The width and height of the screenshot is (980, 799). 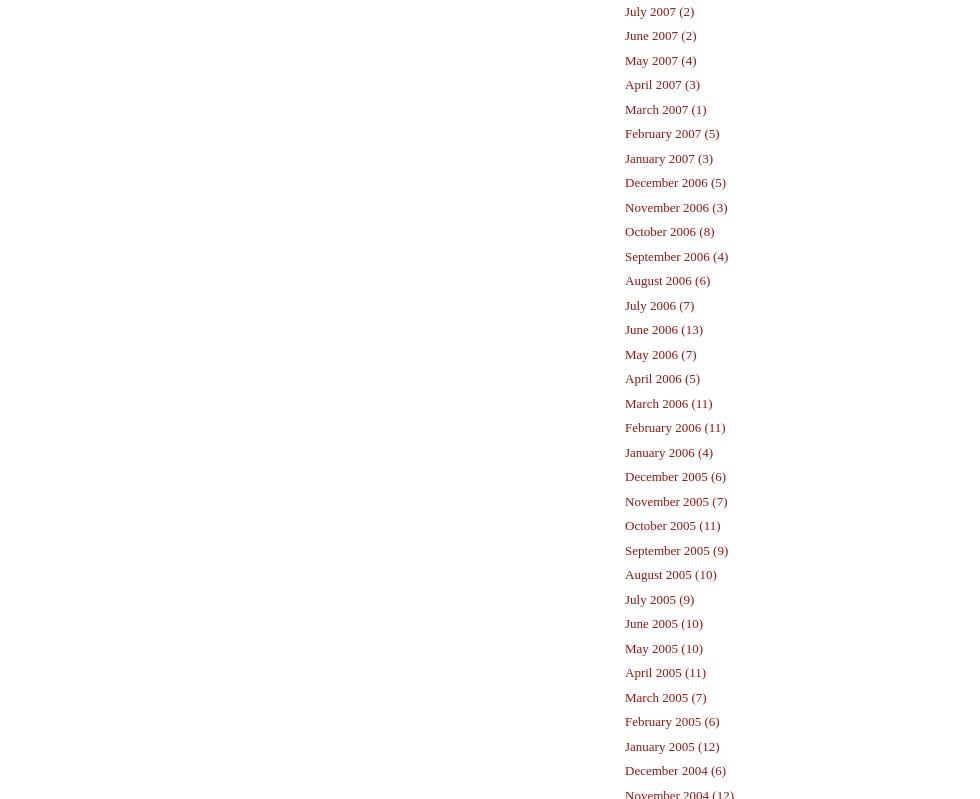 What do you see at coordinates (672, 524) in the screenshot?
I see `'October 2005 (11)'` at bounding box center [672, 524].